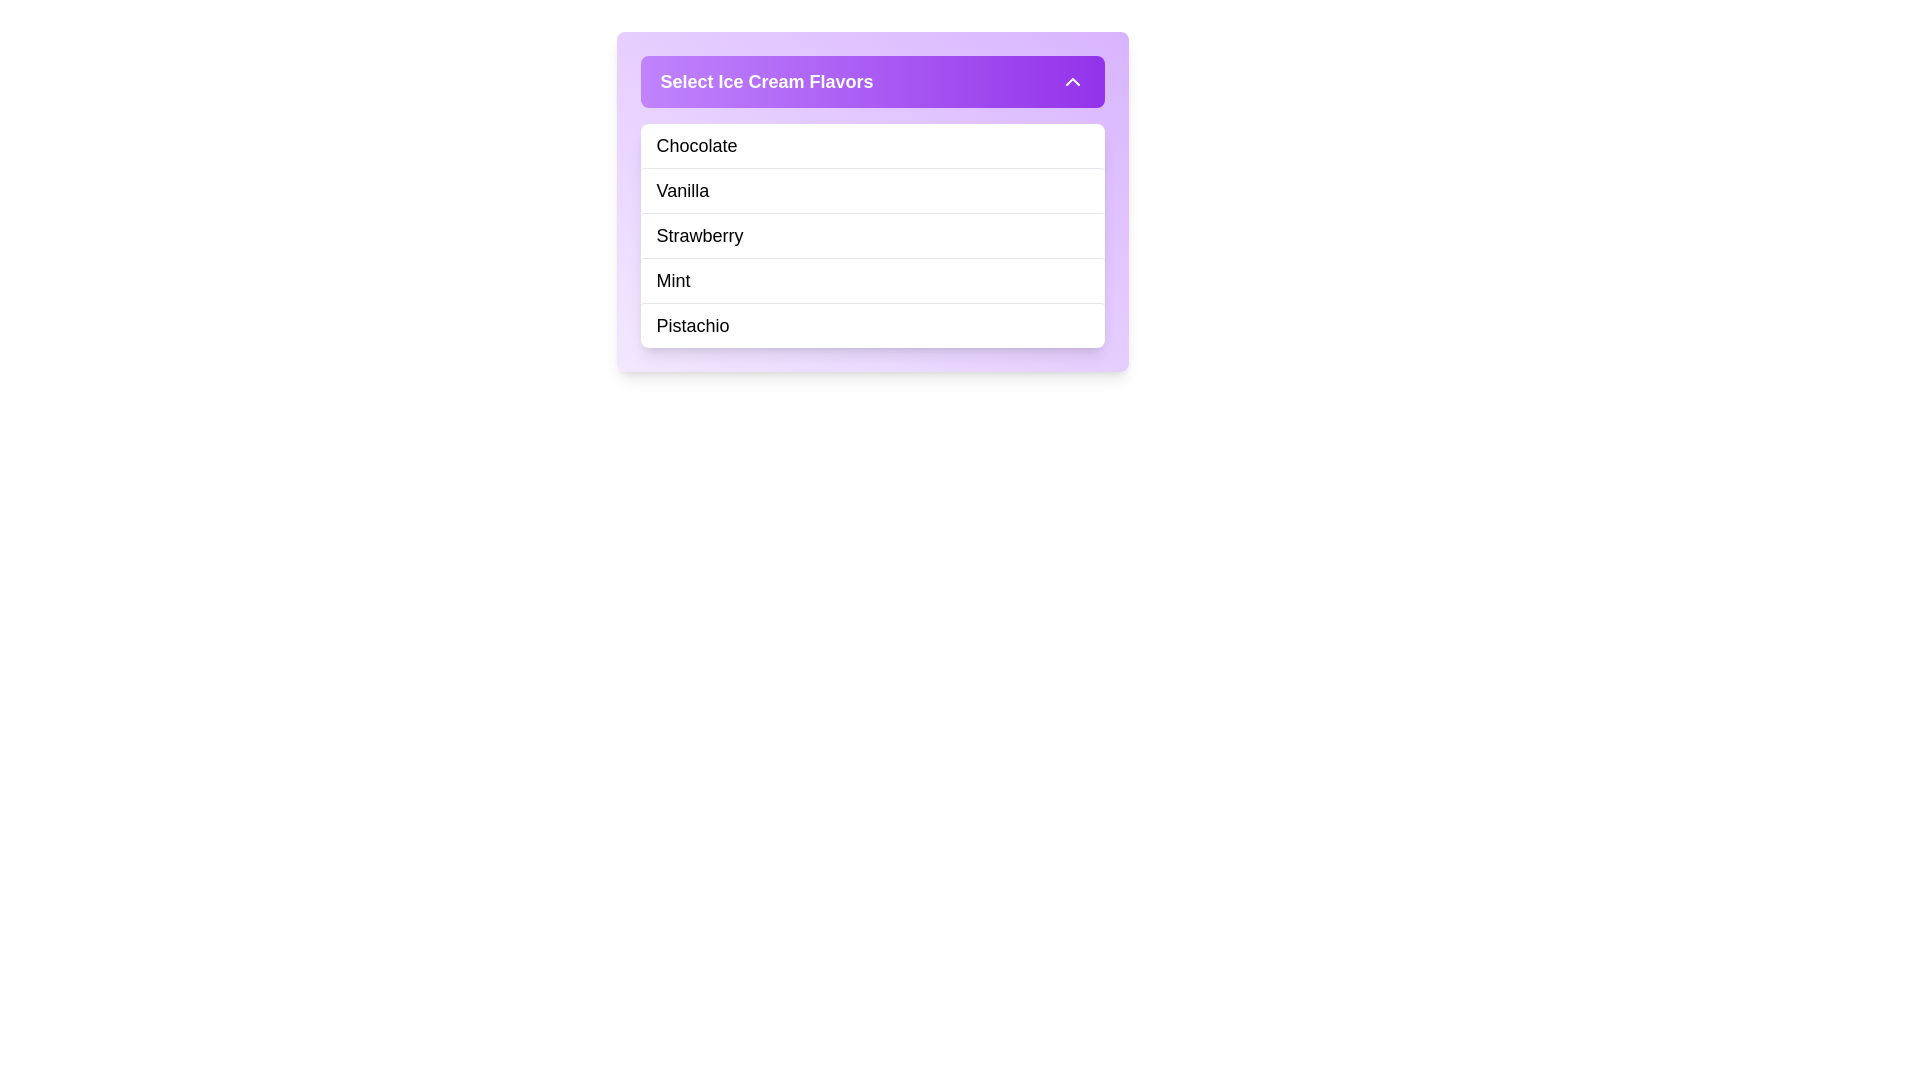 The image size is (1920, 1080). What do you see at coordinates (673, 281) in the screenshot?
I see `the 'Mint' text label, which is the fourth item in a vertical list of ice cream flavors, positioned between 'Strawberry' and 'Pistachio'` at bounding box center [673, 281].